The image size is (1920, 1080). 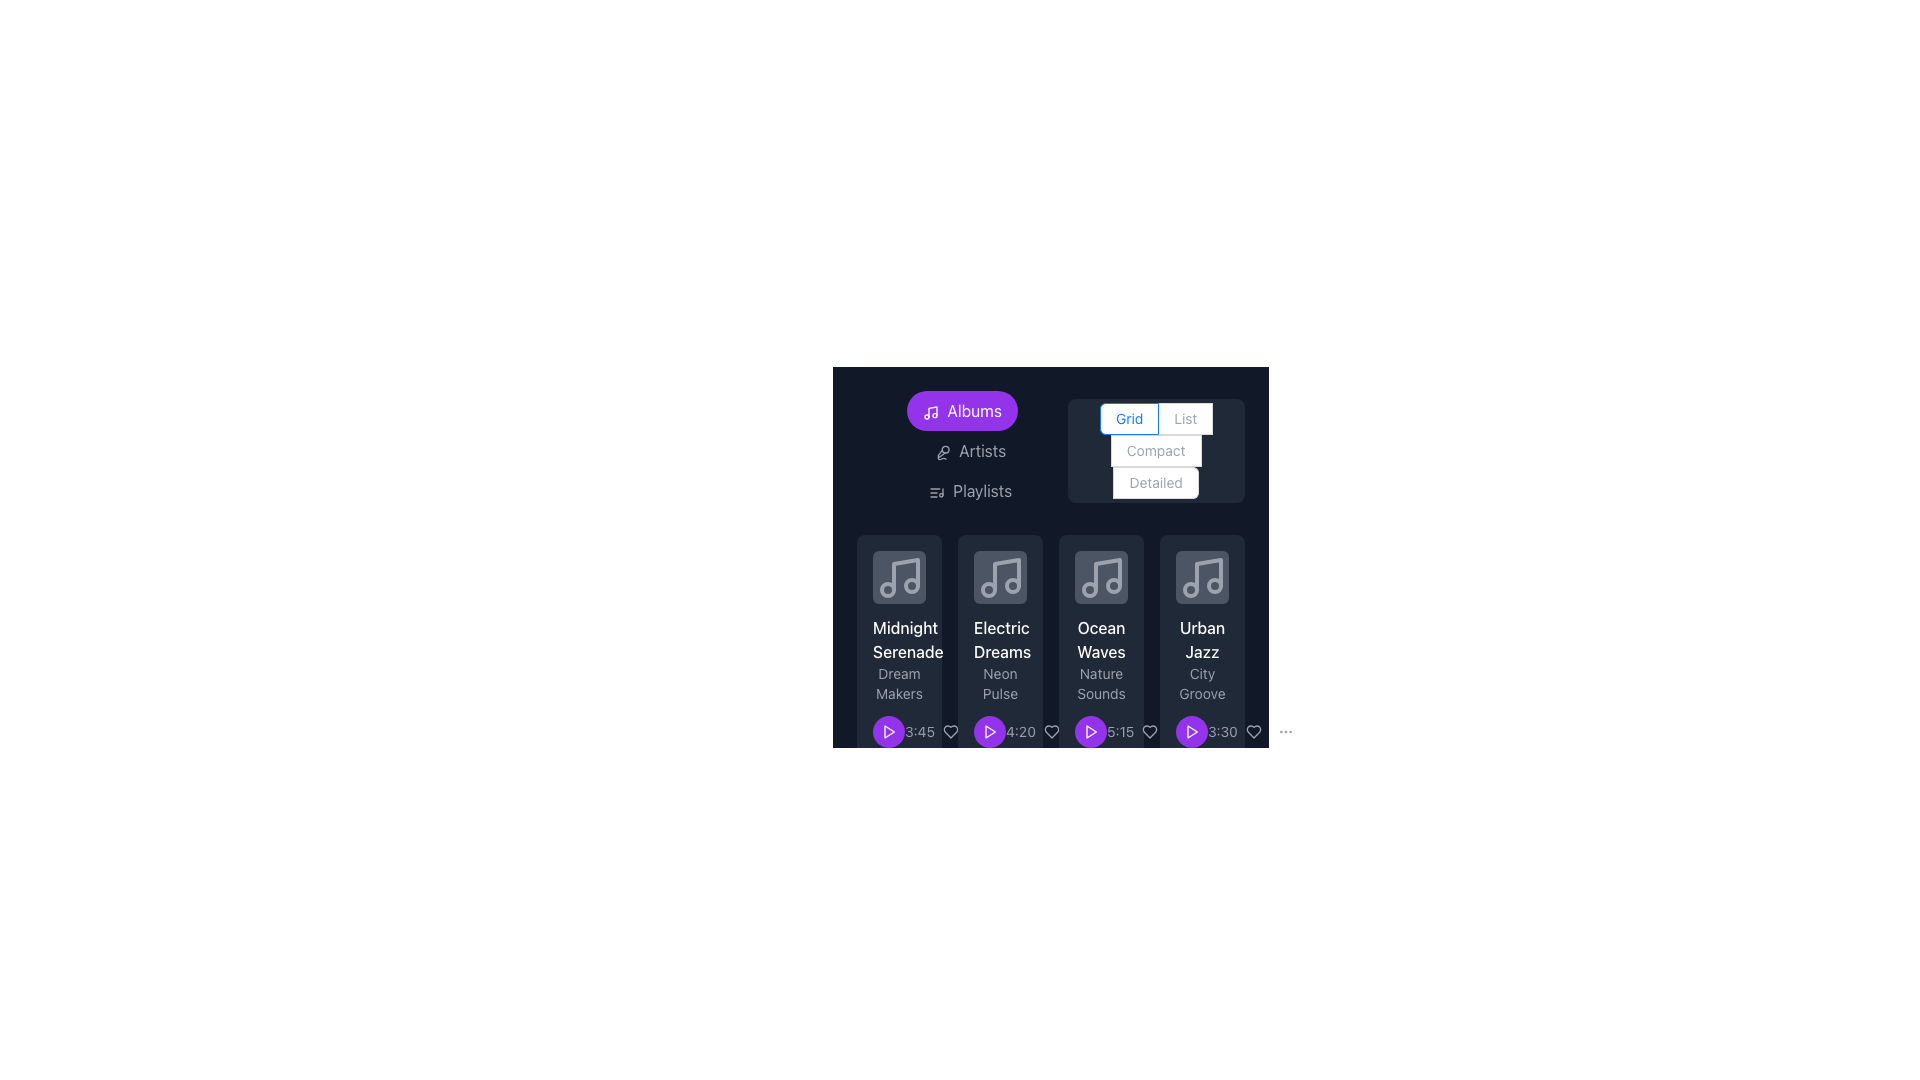 What do you see at coordinates (949, 732) in the screenshot?
I see `the hollow gray heart-shaped icon located to the right of the purple play button in the bottom section of the second music tile to like or favorite the item` at bounding box center [949, 732].